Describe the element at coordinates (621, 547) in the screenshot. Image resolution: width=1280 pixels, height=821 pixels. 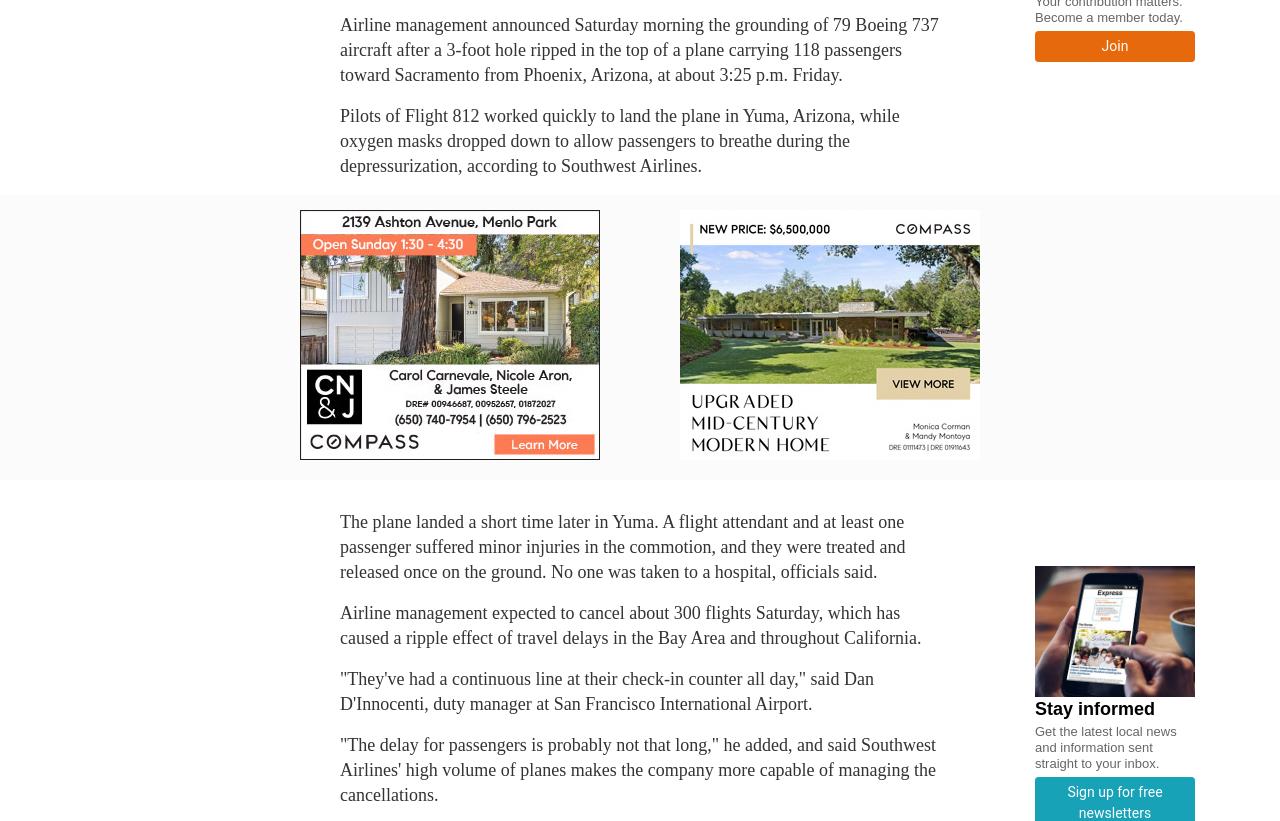
I see `'The plane landed a short time later in Yuma. A flight attendant and at least one passenger suffered minor injuries in the commotion, and they were treated and released once on the ground. No one was taken to a hospital, officials said.'` at that location.